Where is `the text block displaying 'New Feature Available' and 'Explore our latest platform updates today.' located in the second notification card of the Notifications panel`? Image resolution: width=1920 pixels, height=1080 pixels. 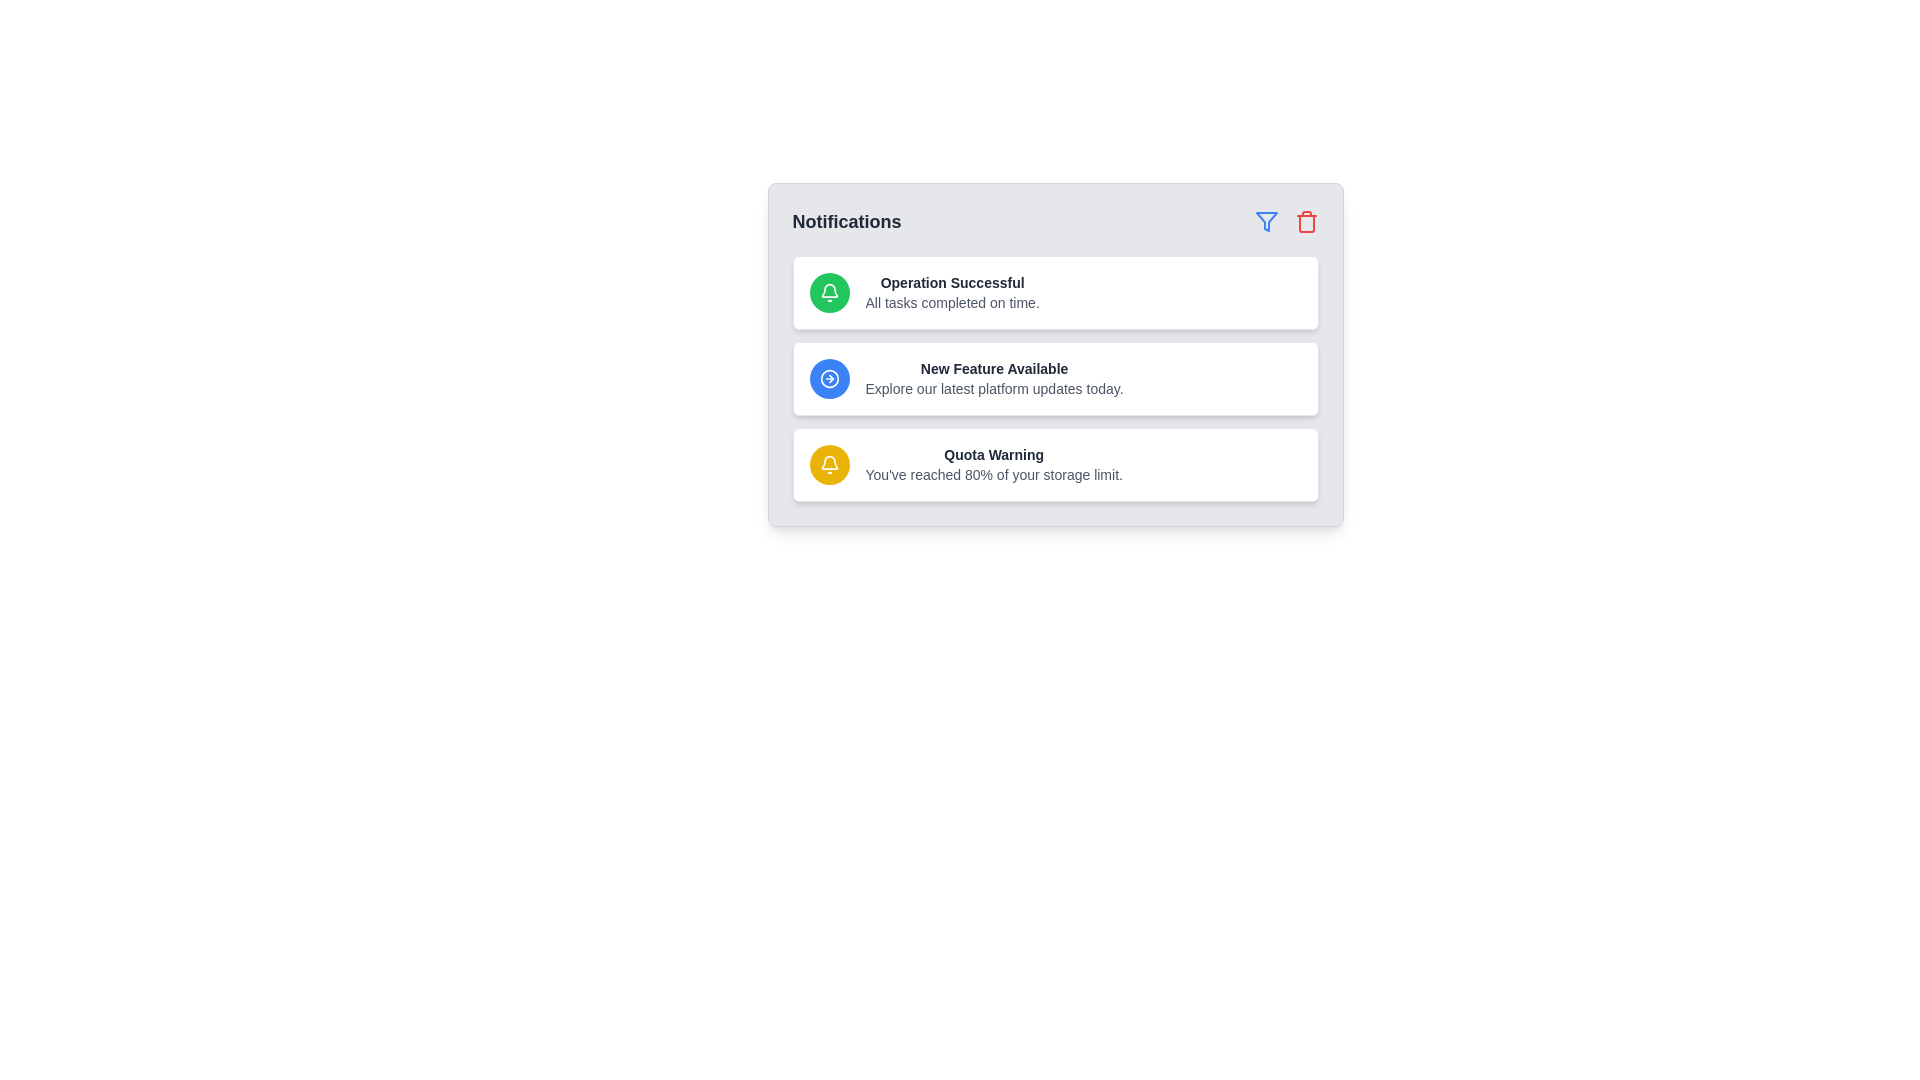
the text block displaying 'New Feature Available' and 'Explore our latest platform updates today.' located in the second notification card of the Notifications panel is located at coordinates (994, 378).